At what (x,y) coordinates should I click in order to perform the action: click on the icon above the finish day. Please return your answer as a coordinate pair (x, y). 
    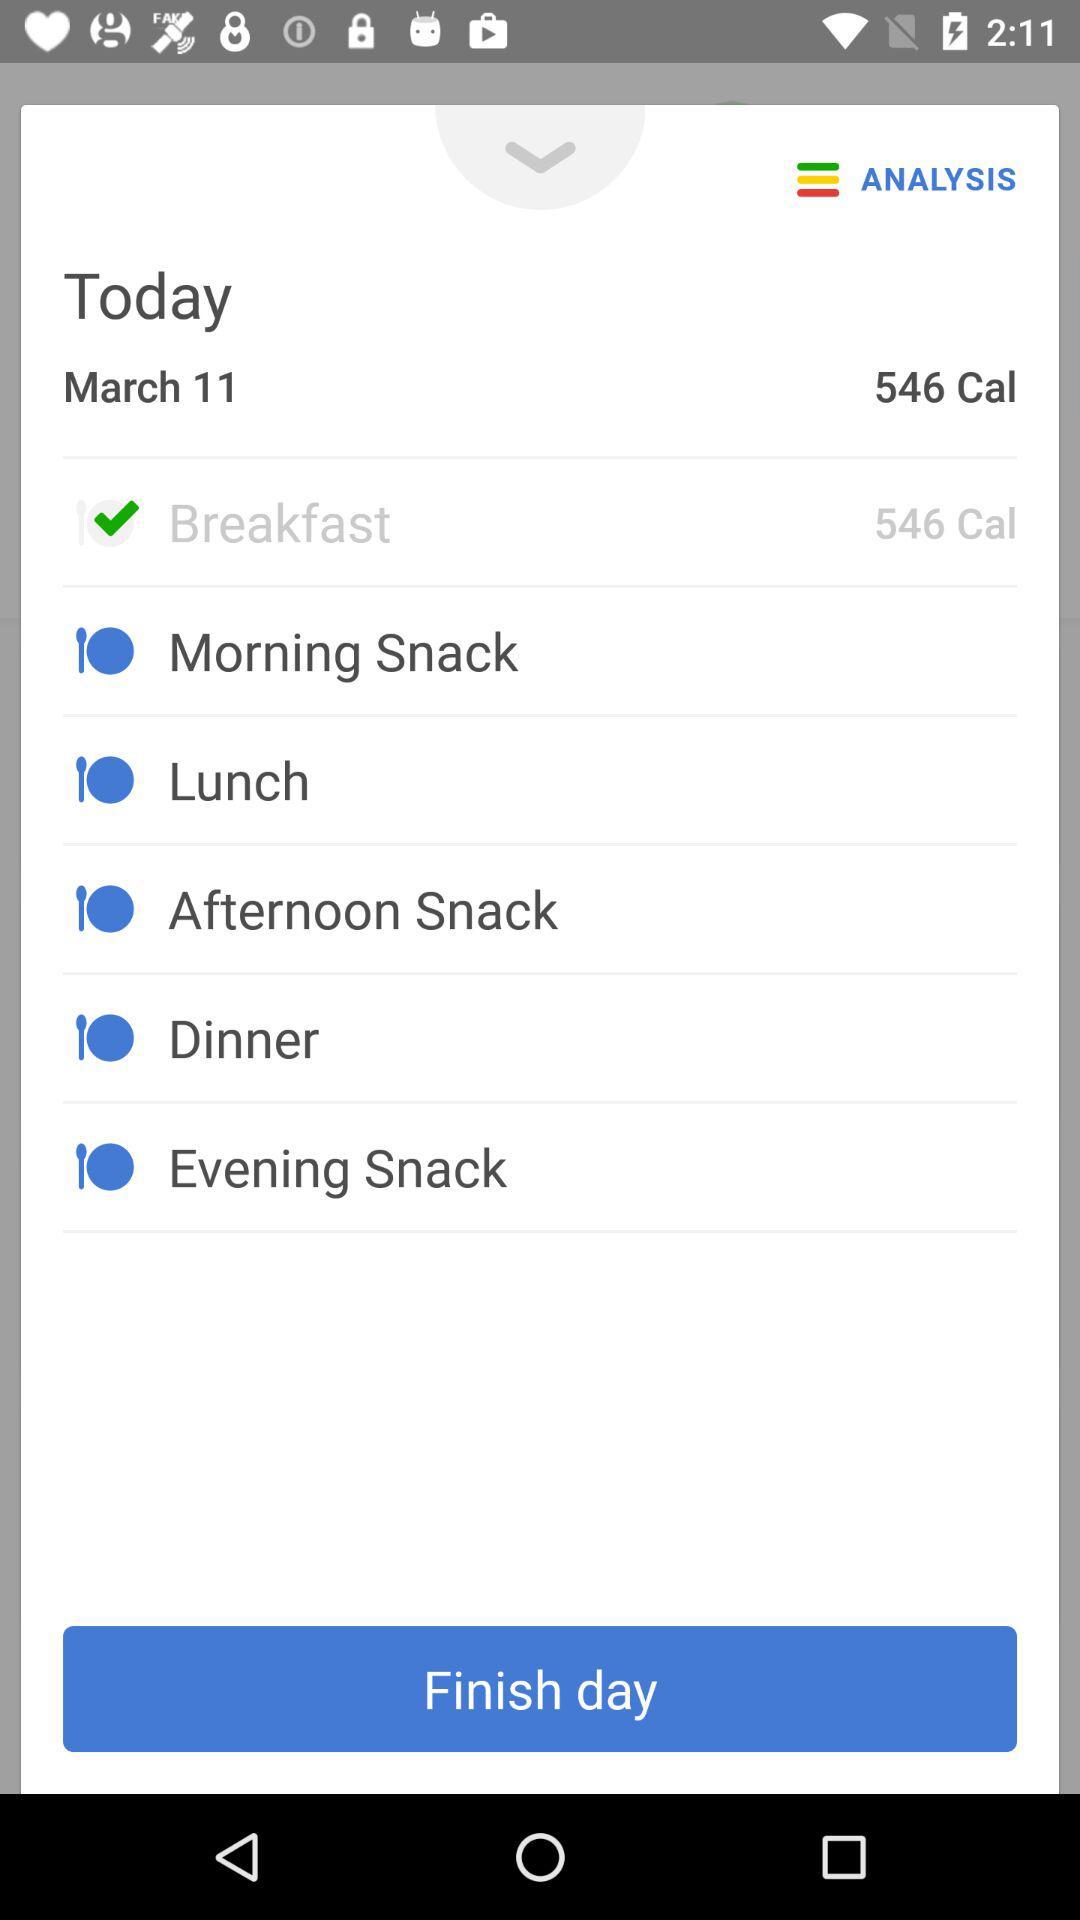
    Looking at the image, I should click on (591, 1166).